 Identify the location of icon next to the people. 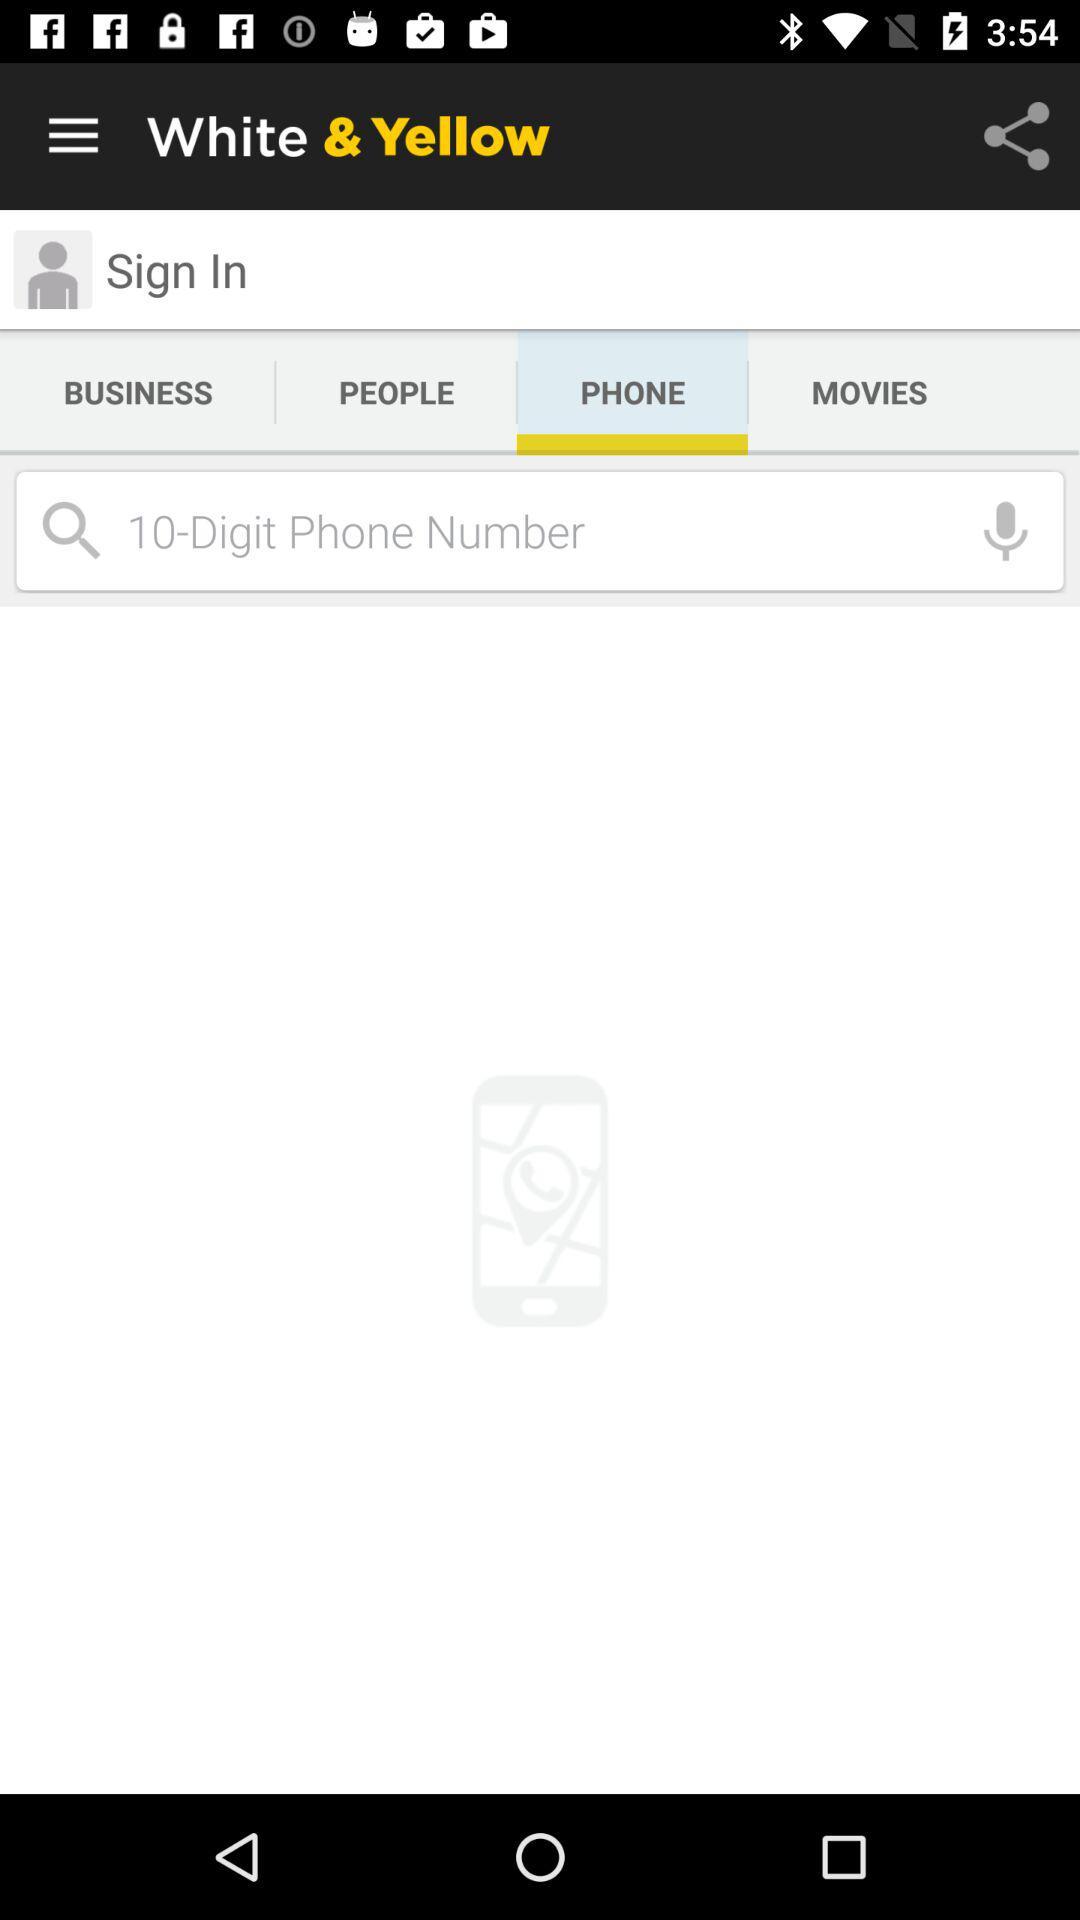
(632, 392).